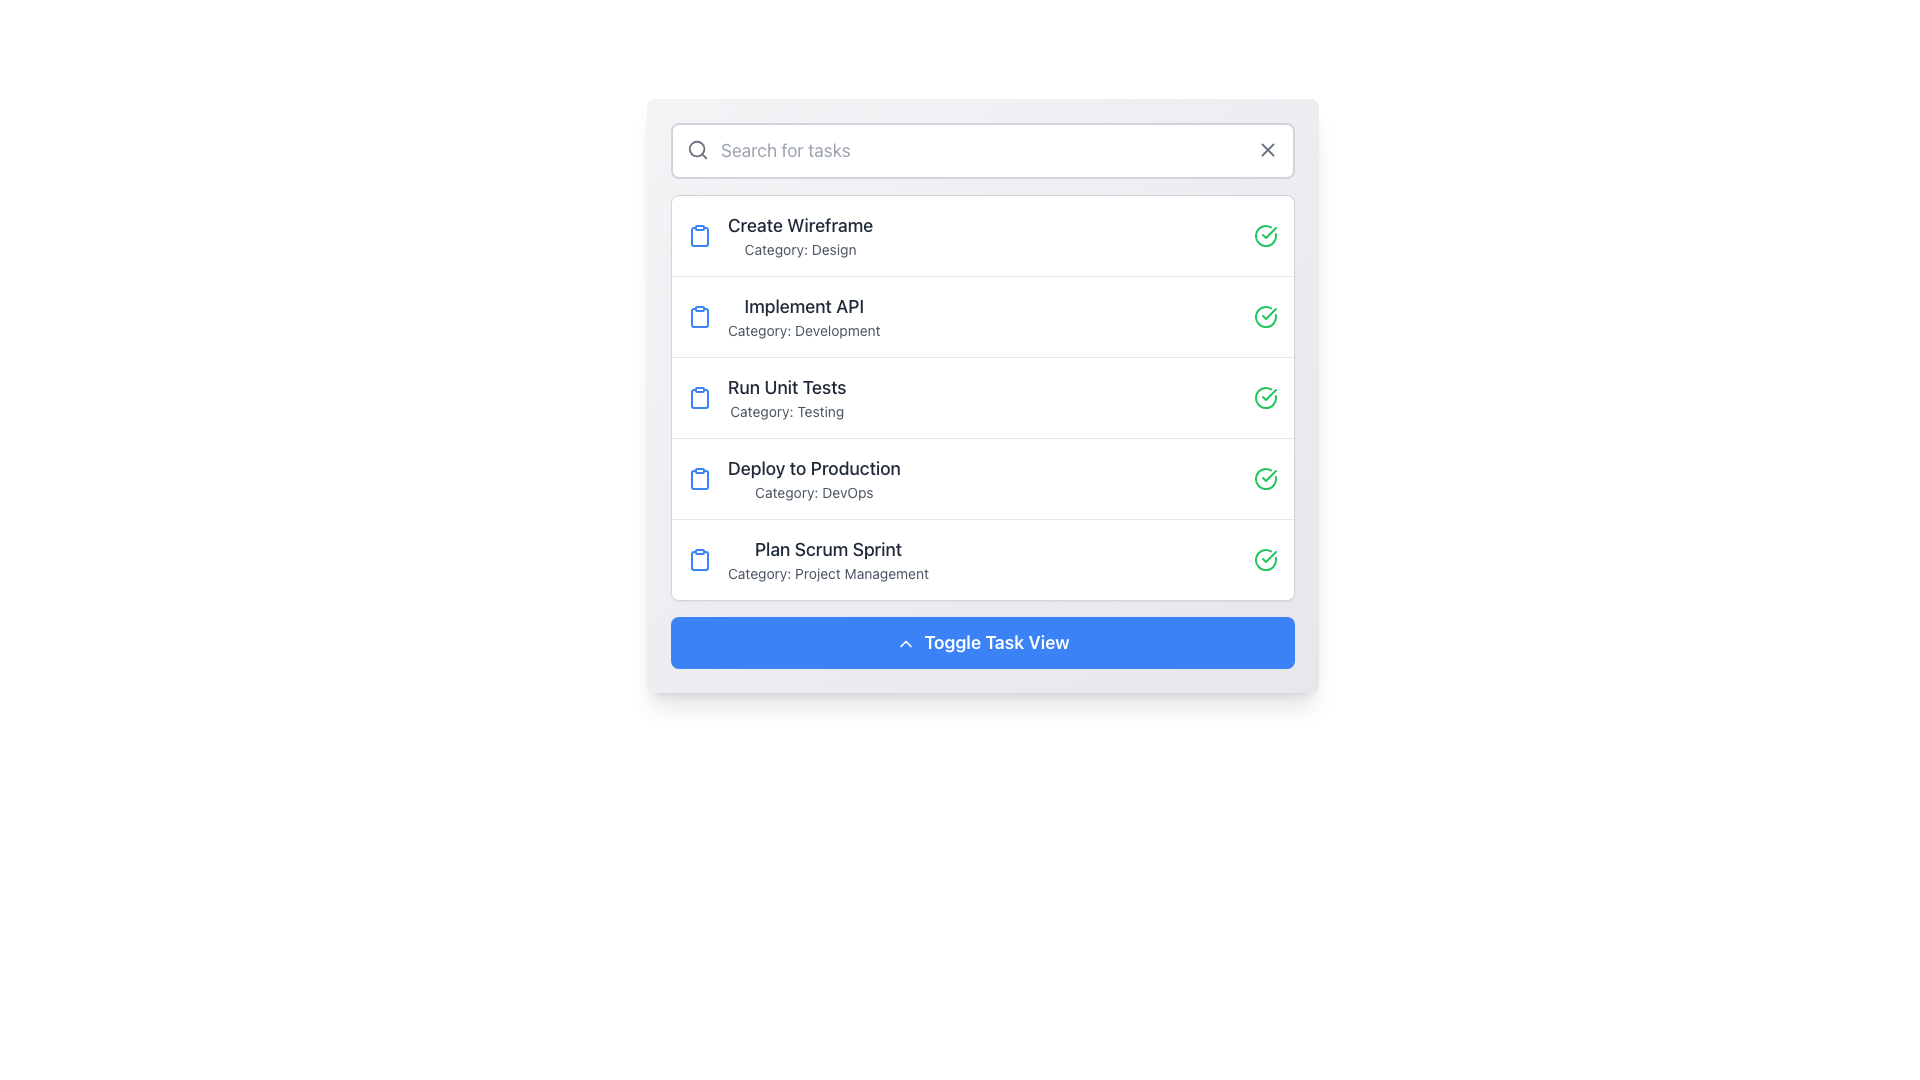 The image size is (1920, 1080). Describe the element at coordinates (828, 550) in the screenshot. I see `the fifth text label in the vertically aligned list of task items, which serves as a title for a task, located between 'Deploy to Production' and a blue button labeled 'Toggle Task View'` at that location.